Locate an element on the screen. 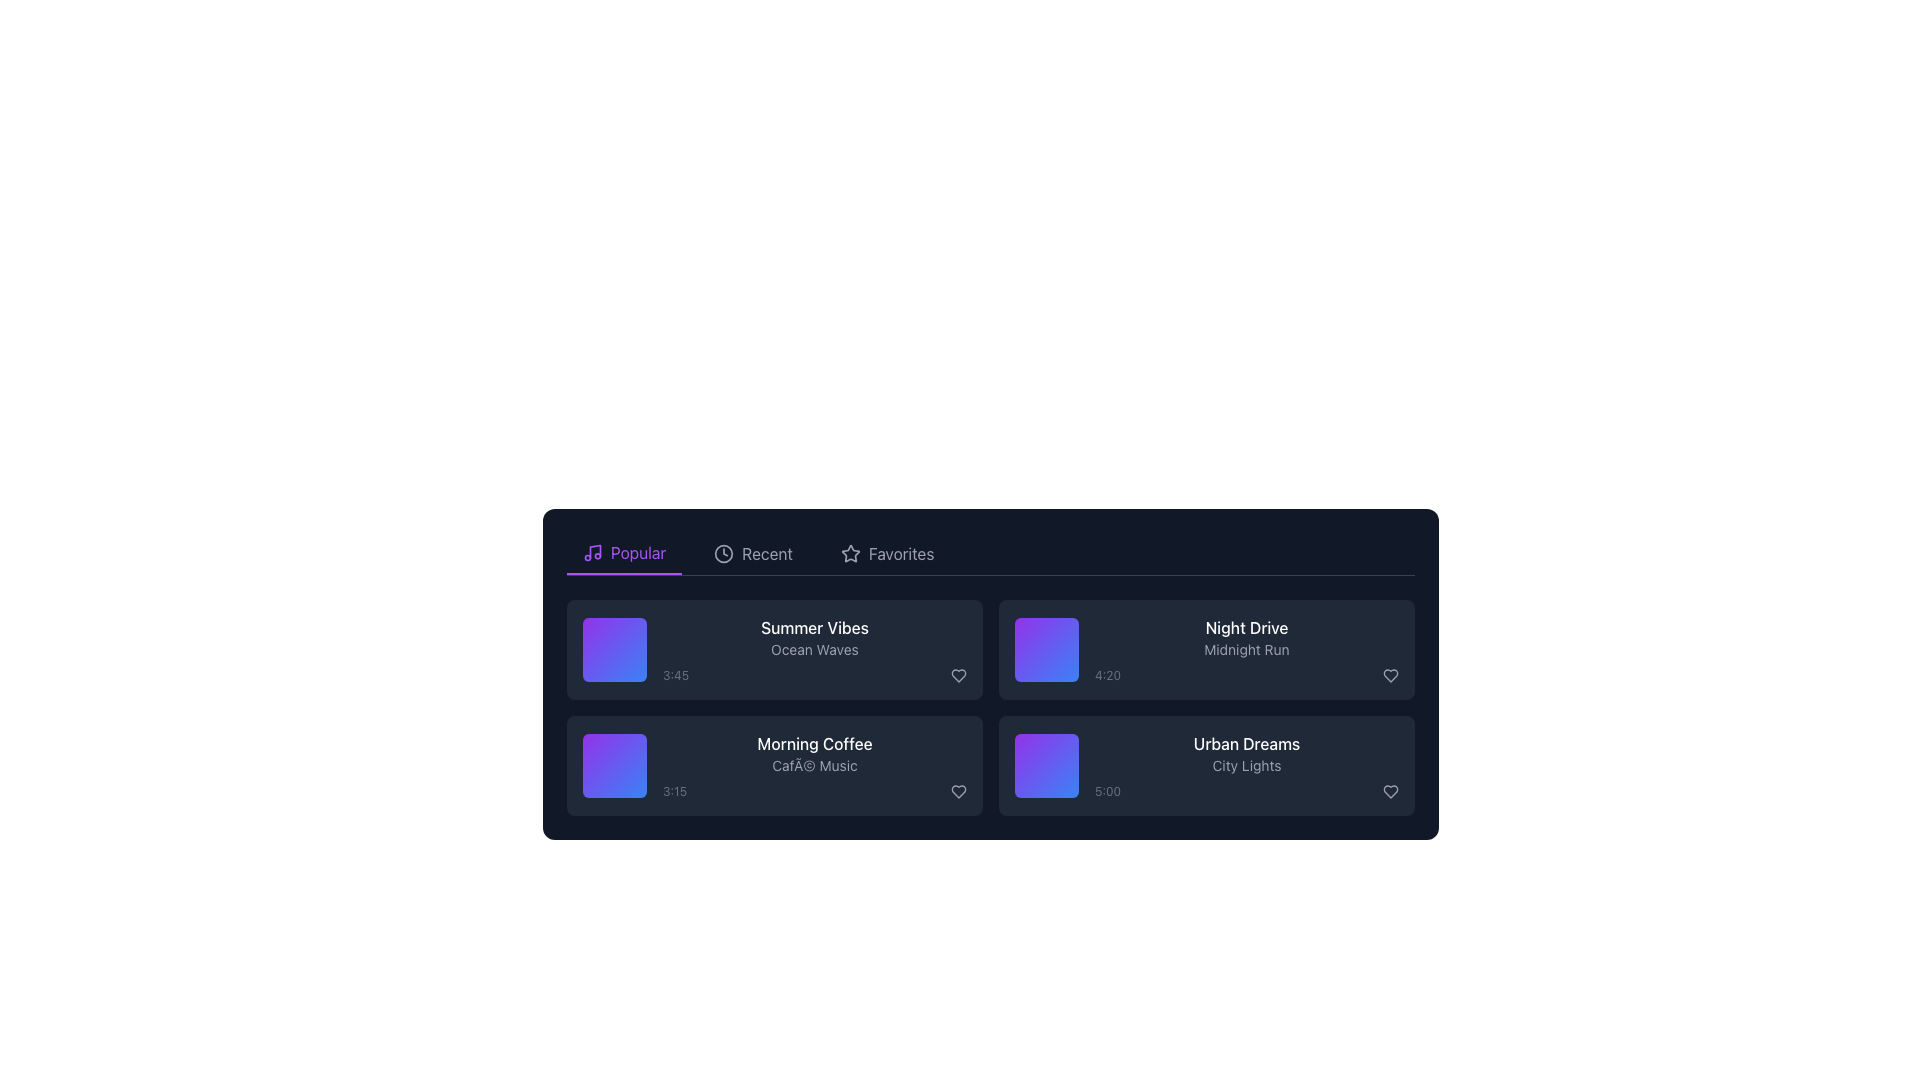  to interact with the text block containing the title 'Morning Coffee', subtitle 'Café Music', and timestamp '3:15', located in the lower-left quarter of the interface is located at coordinates (815, 765).